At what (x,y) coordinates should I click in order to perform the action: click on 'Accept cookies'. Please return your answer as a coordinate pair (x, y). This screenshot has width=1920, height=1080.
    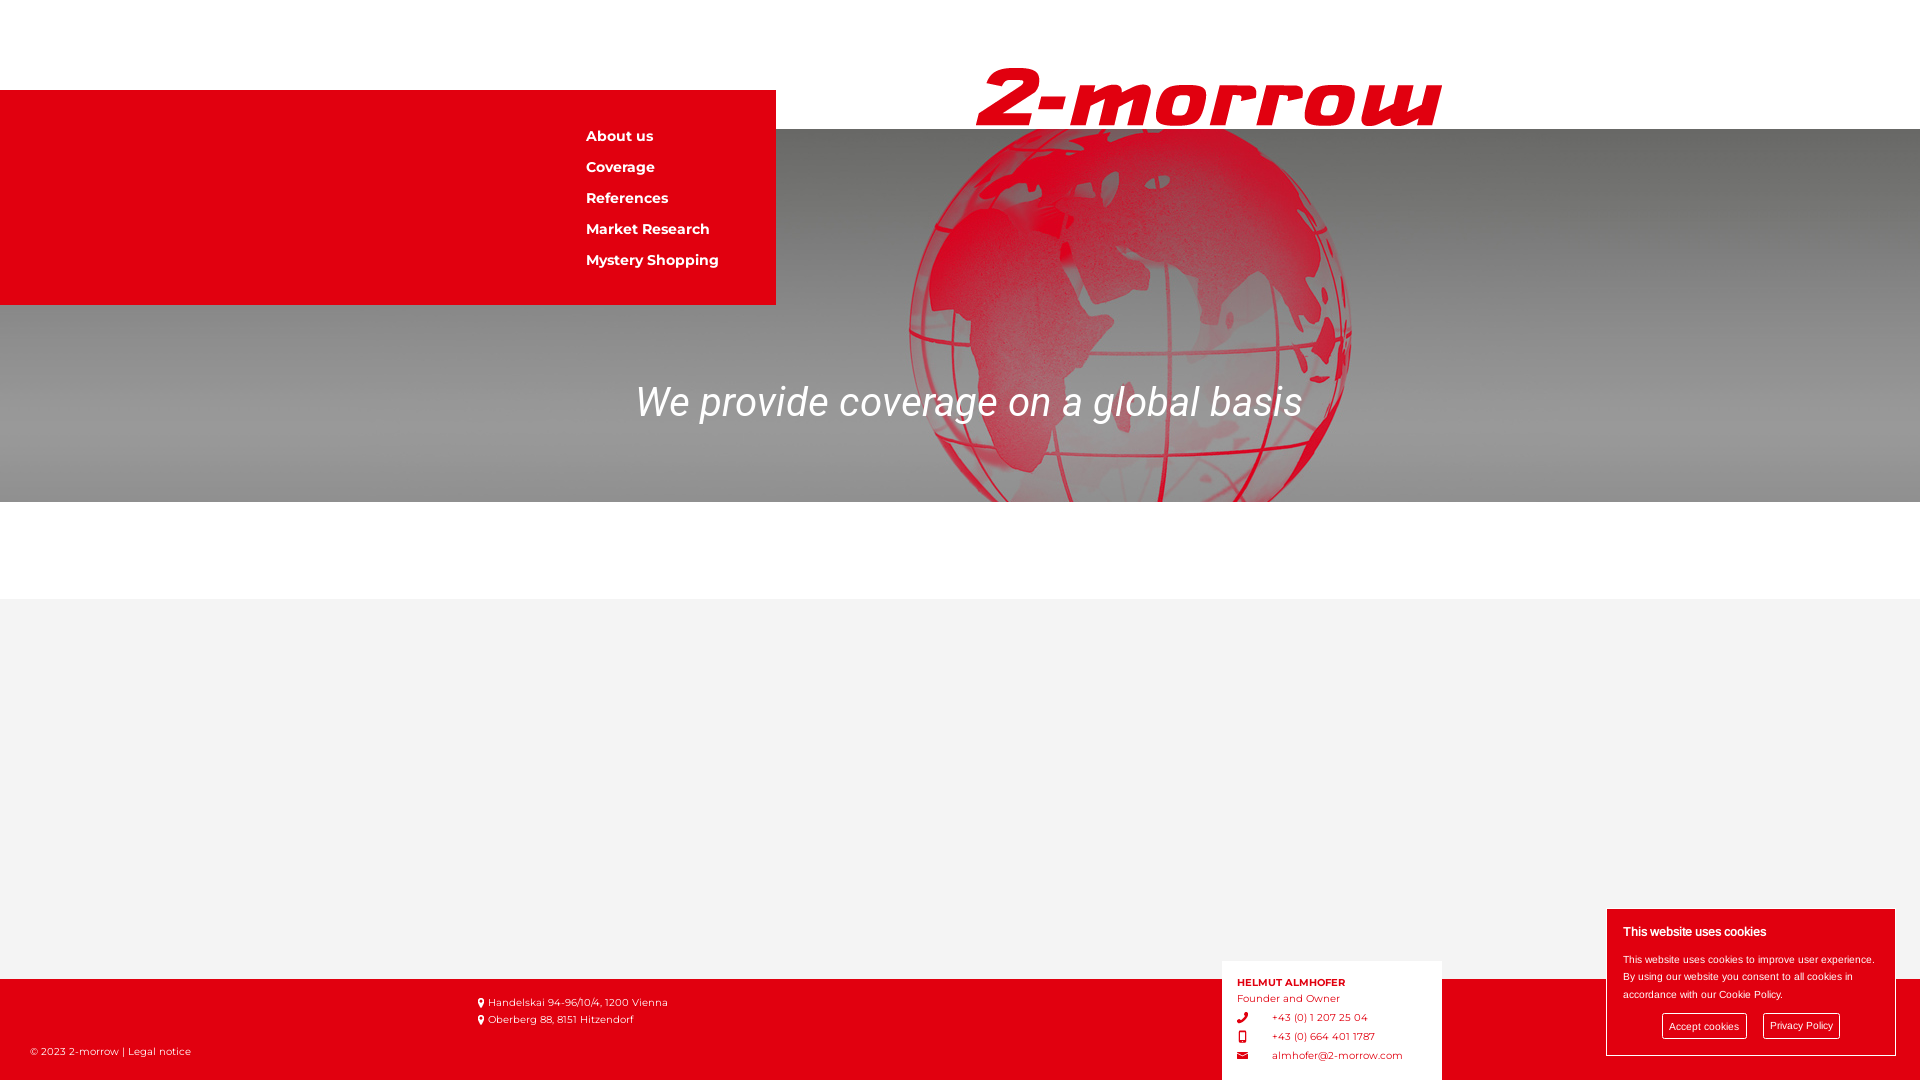
    Looking at the image, I should click on (1703, 1026).